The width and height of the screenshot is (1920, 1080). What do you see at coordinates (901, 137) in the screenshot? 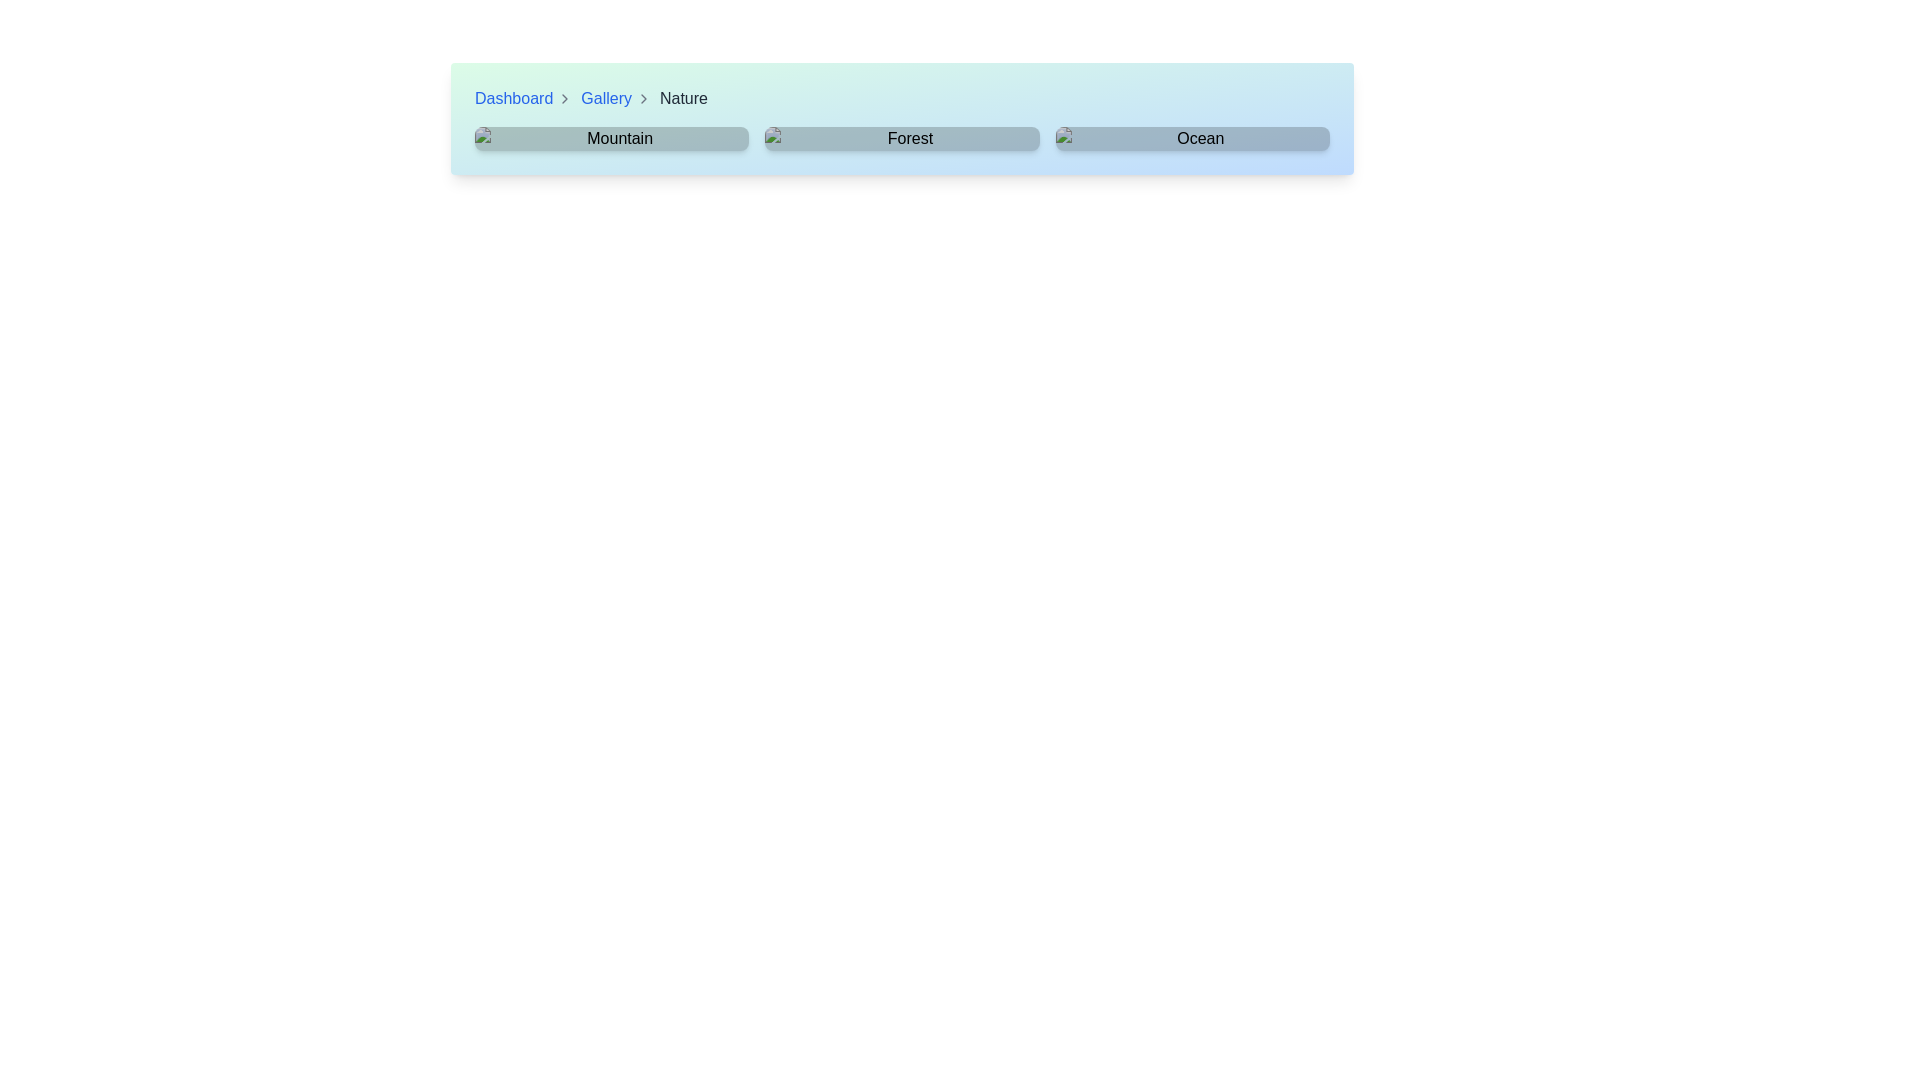
I see `the second compartment of the grid item containing nature type icons (Forest)` at bounding box center [901, 137].